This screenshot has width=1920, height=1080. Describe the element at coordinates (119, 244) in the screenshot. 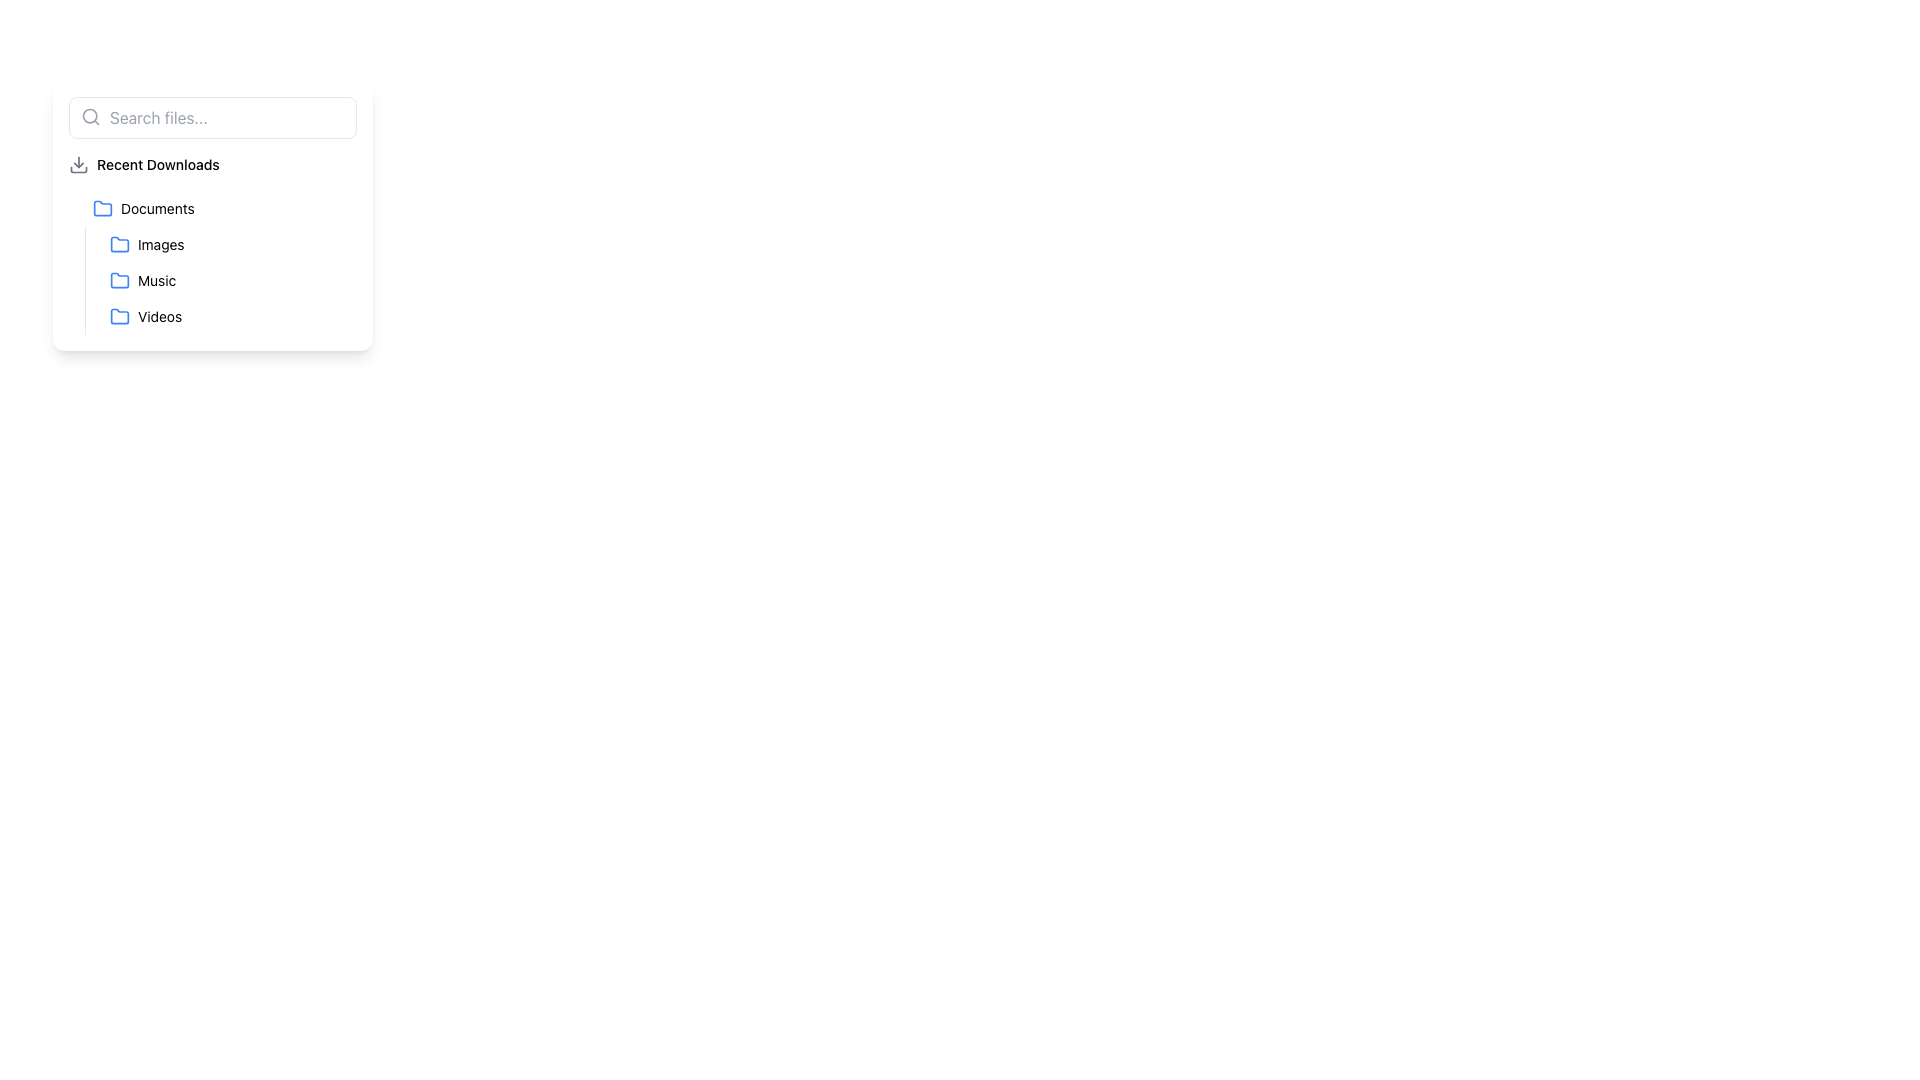

I see `the small folder icon with a blue outline located beside the text label 'Images' in the 'Recent Downloads' section` at that location.